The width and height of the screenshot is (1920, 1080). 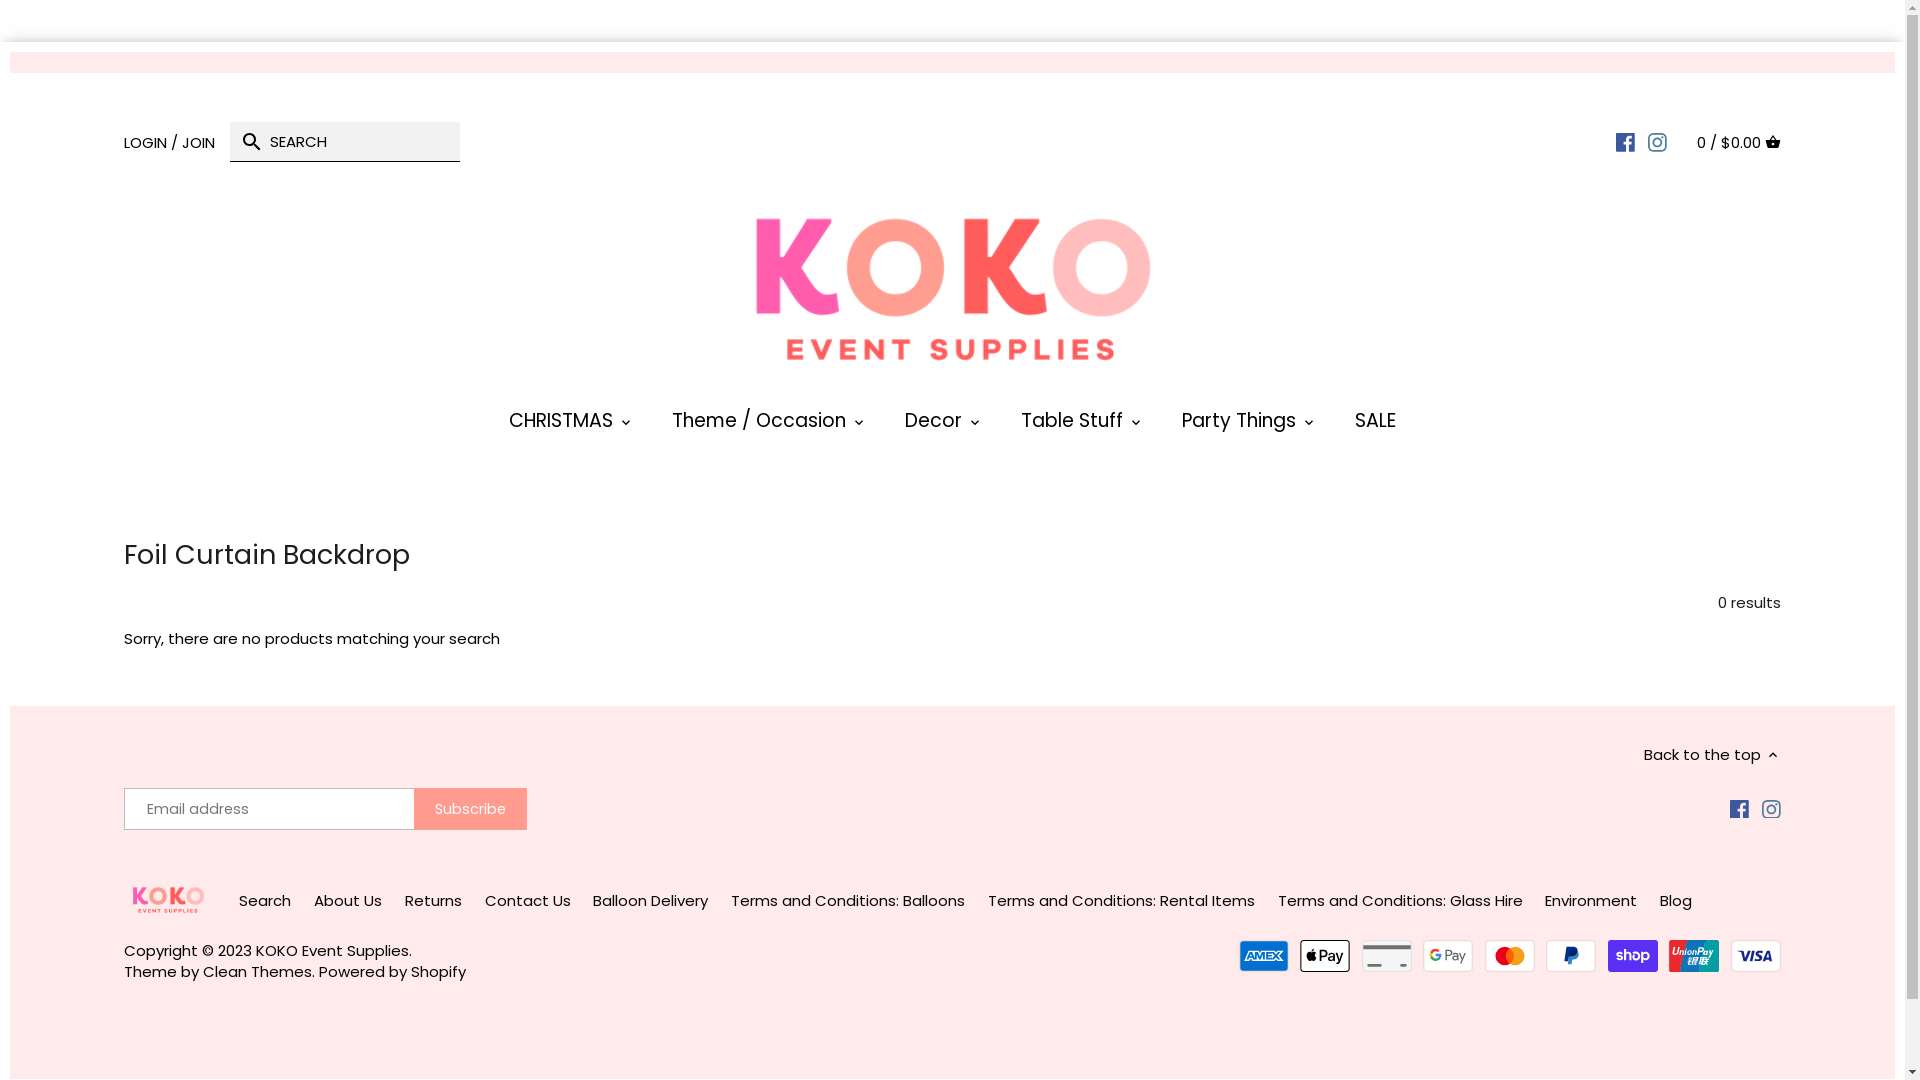 I want to click on 'Clean Themes', so click(x=256, y=970).